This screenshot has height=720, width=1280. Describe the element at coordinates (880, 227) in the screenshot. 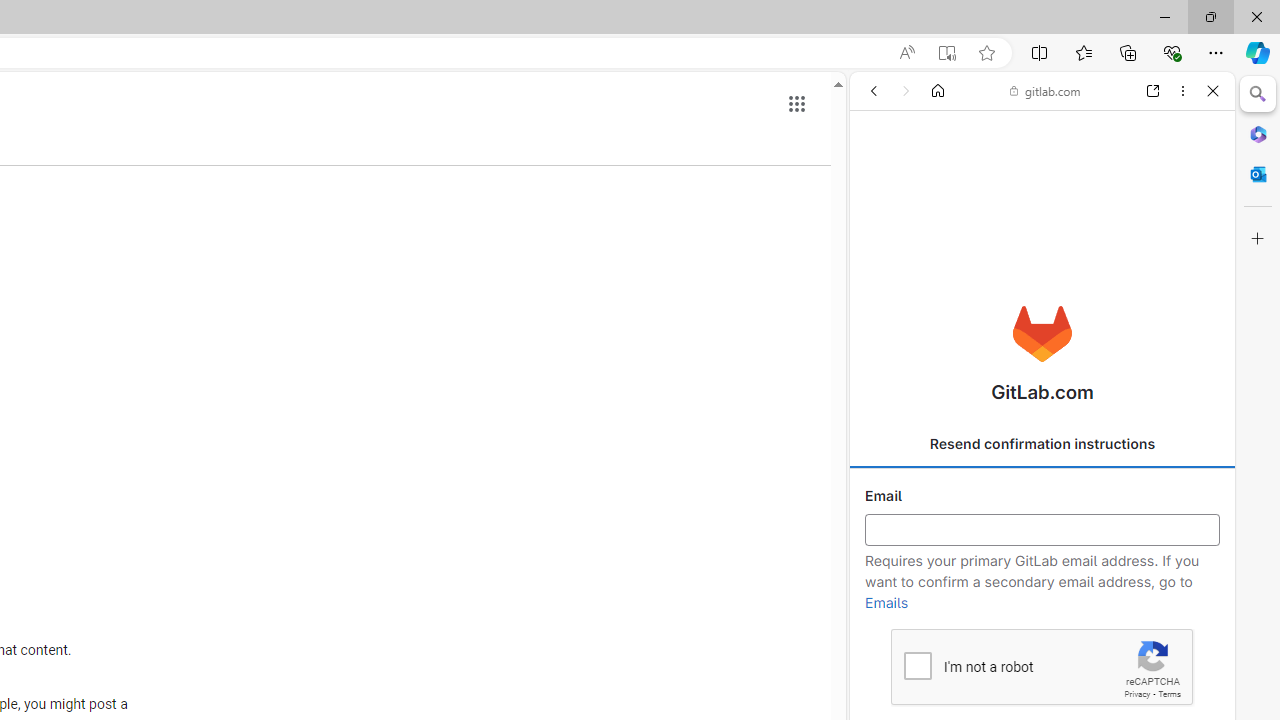

I see `'Search Filter, ALL'` at that location.